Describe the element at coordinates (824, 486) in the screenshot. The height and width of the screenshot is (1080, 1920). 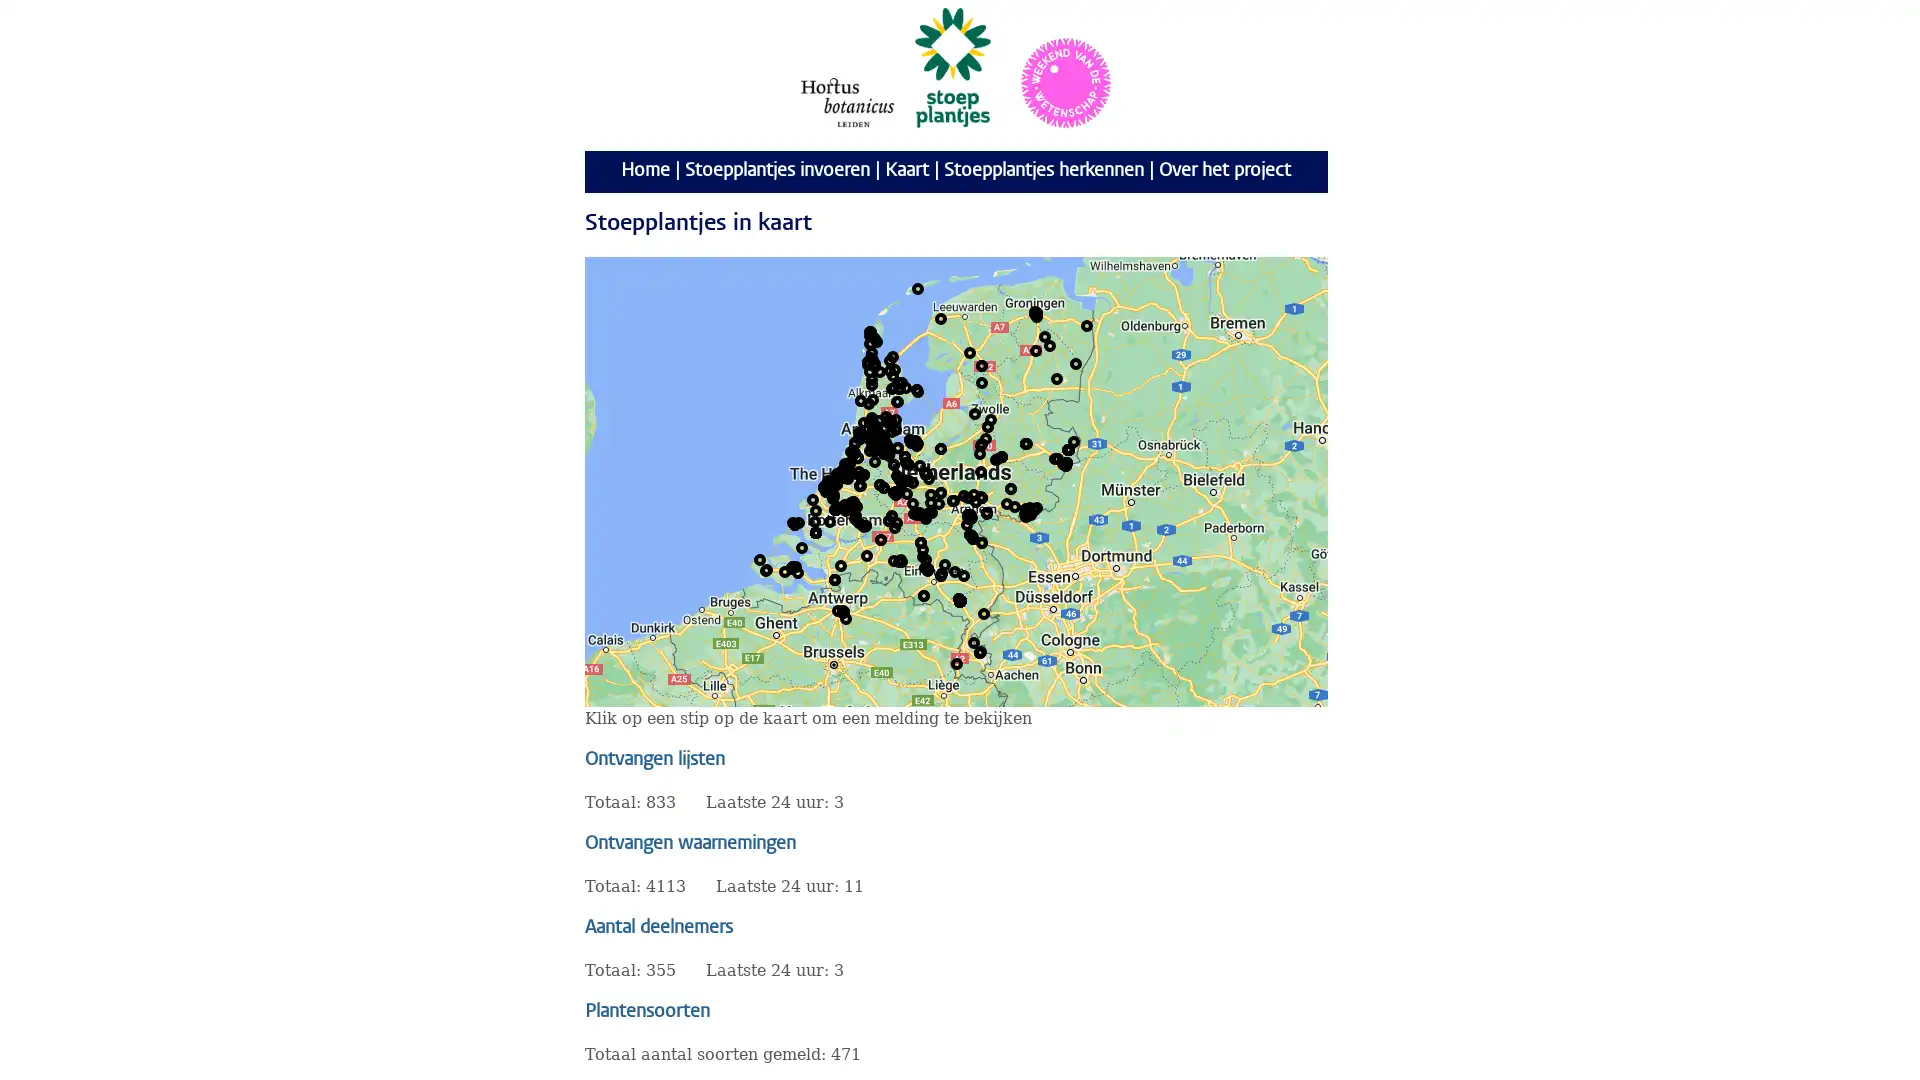
I see `Telling van 76 op 17 oktober 2021` at that location.